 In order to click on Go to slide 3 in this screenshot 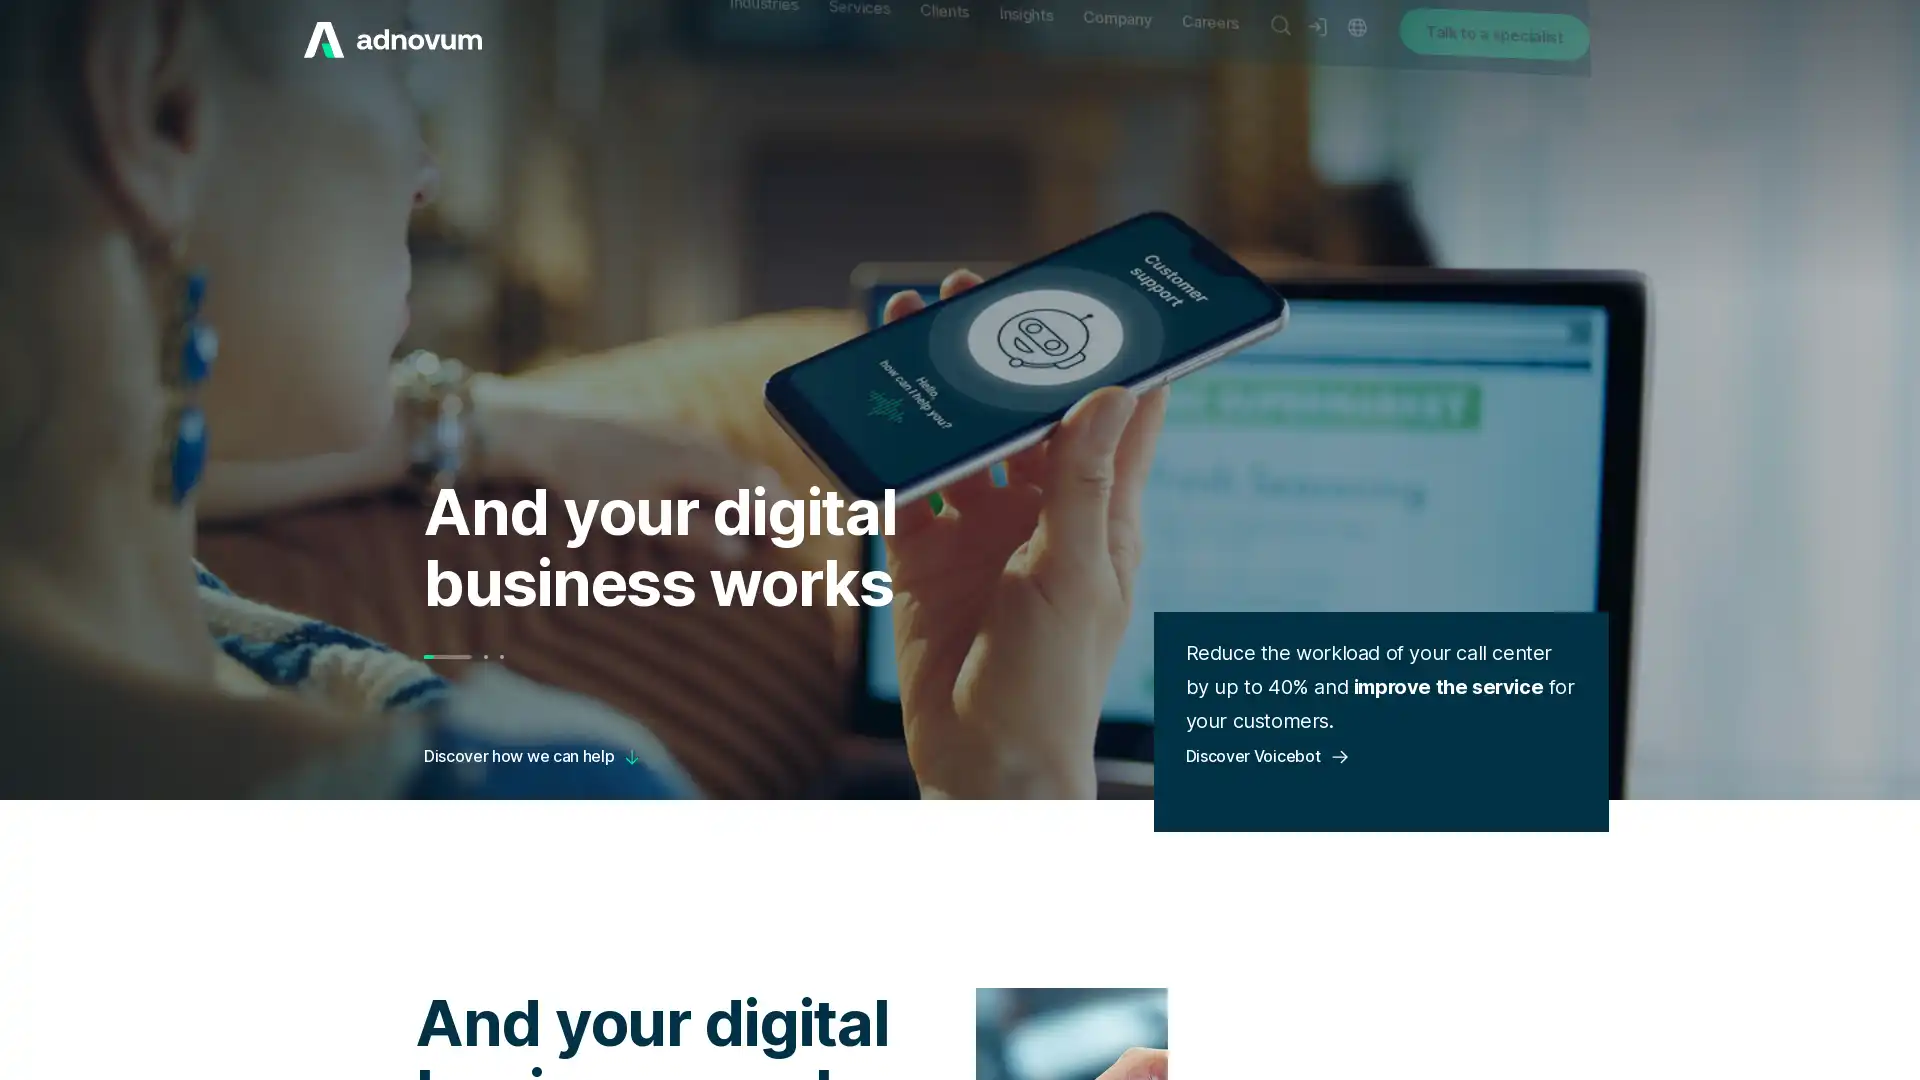, I will do `click(478, 656)`.